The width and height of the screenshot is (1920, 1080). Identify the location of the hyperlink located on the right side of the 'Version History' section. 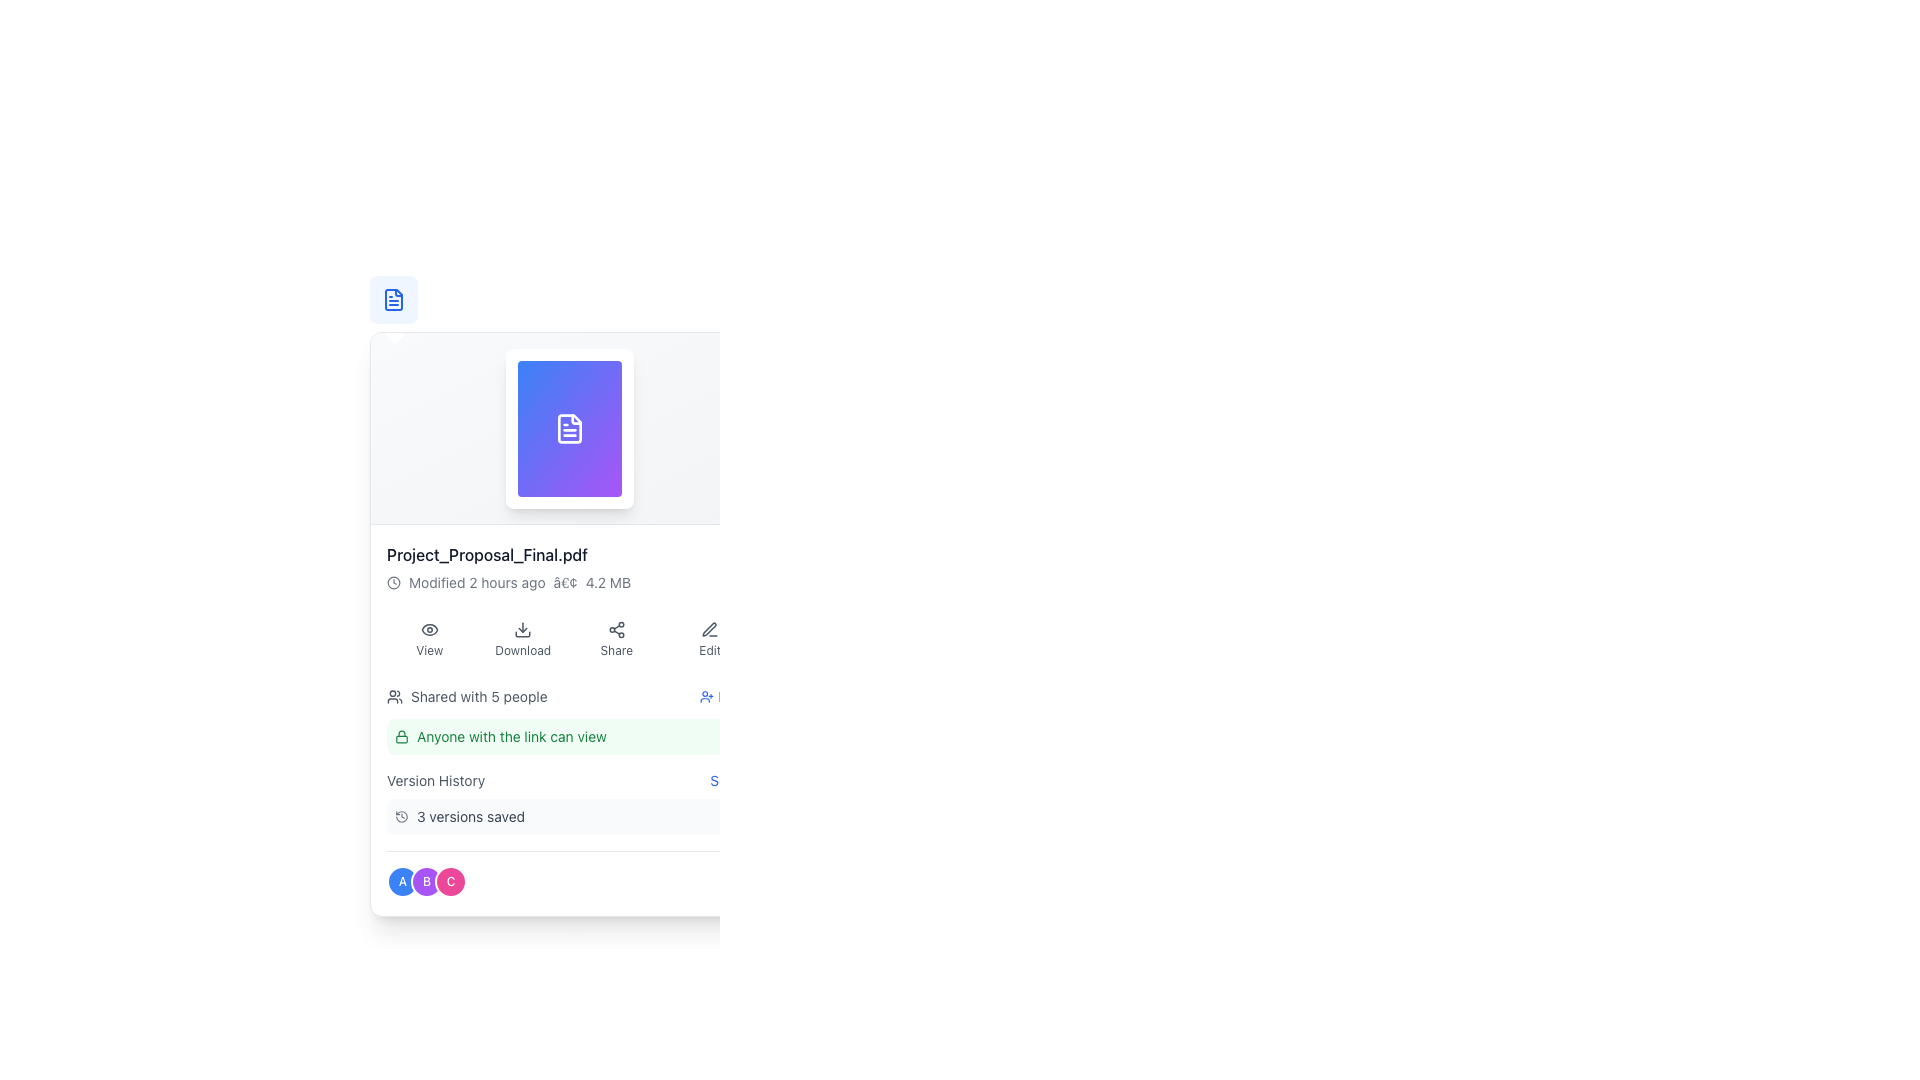
(730, 779).